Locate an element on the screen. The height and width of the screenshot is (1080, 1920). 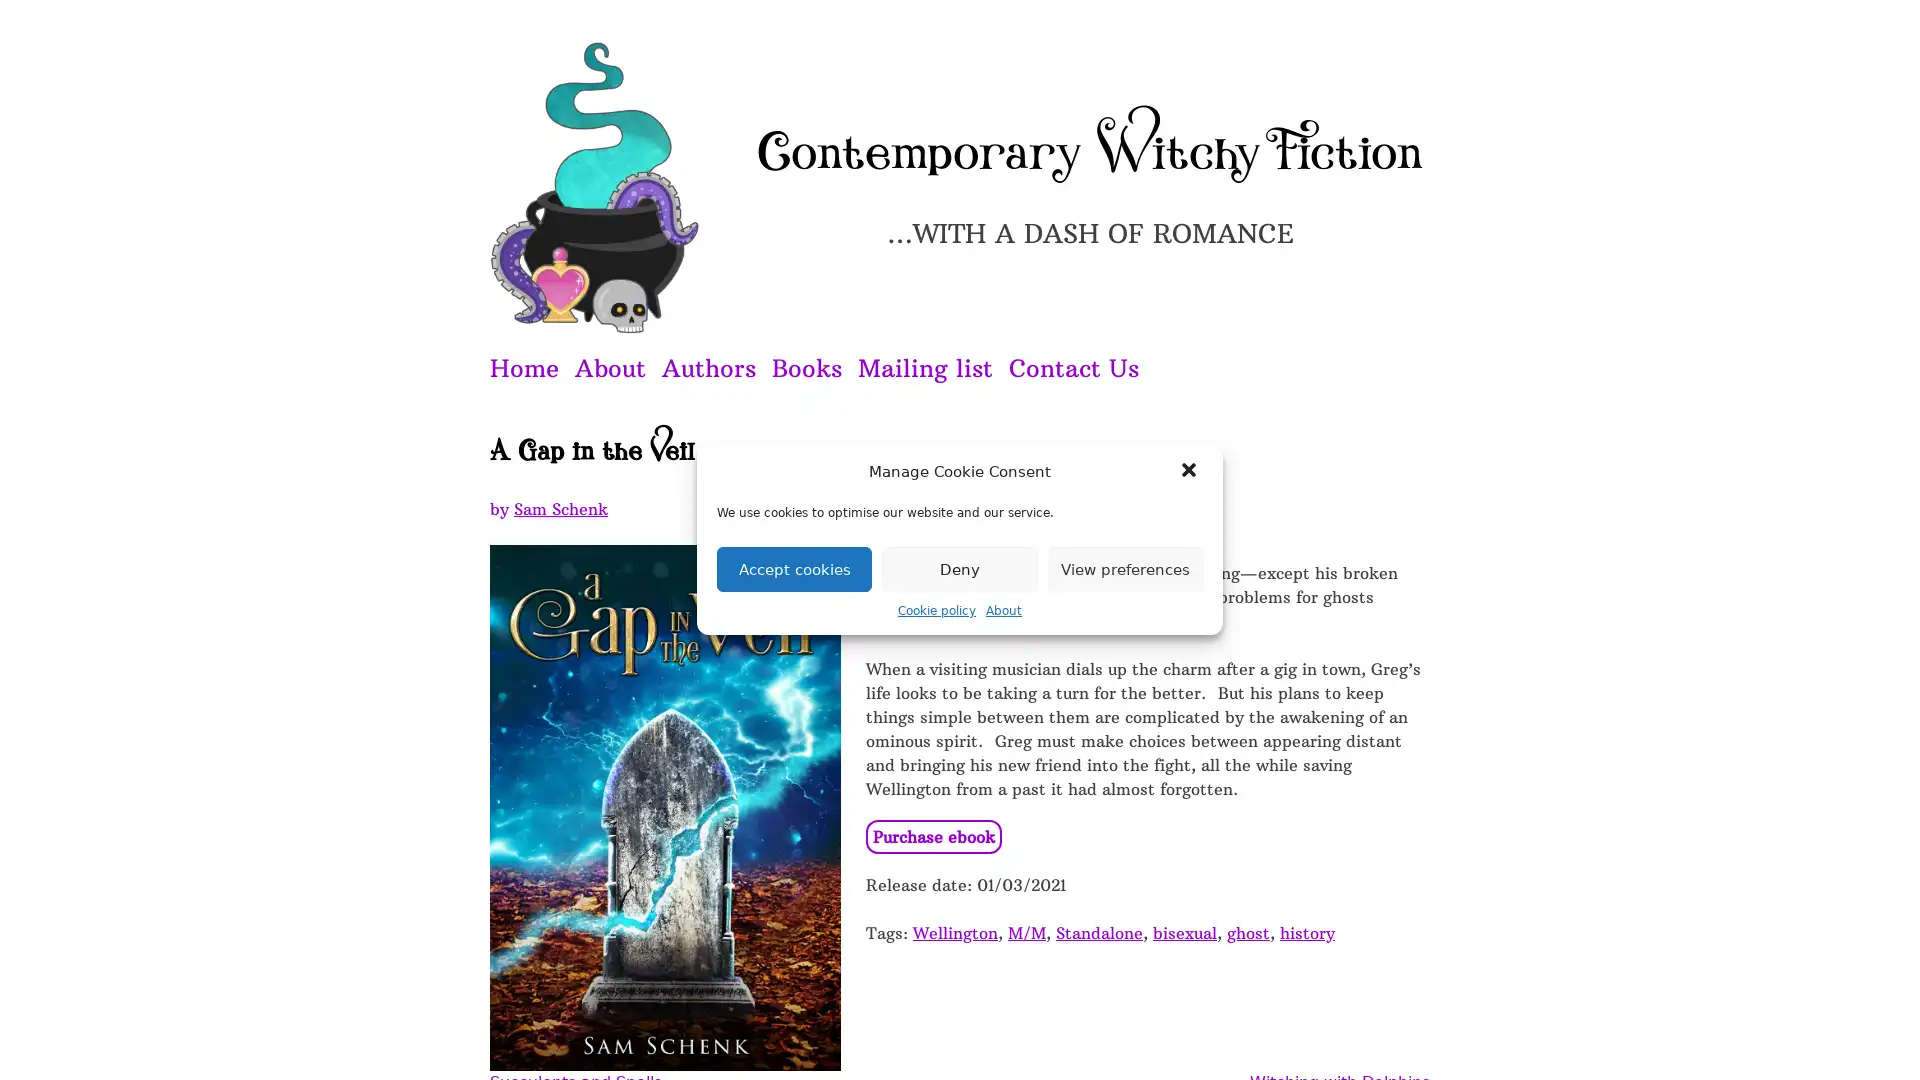
Deny is located at coordinates (958, 569).